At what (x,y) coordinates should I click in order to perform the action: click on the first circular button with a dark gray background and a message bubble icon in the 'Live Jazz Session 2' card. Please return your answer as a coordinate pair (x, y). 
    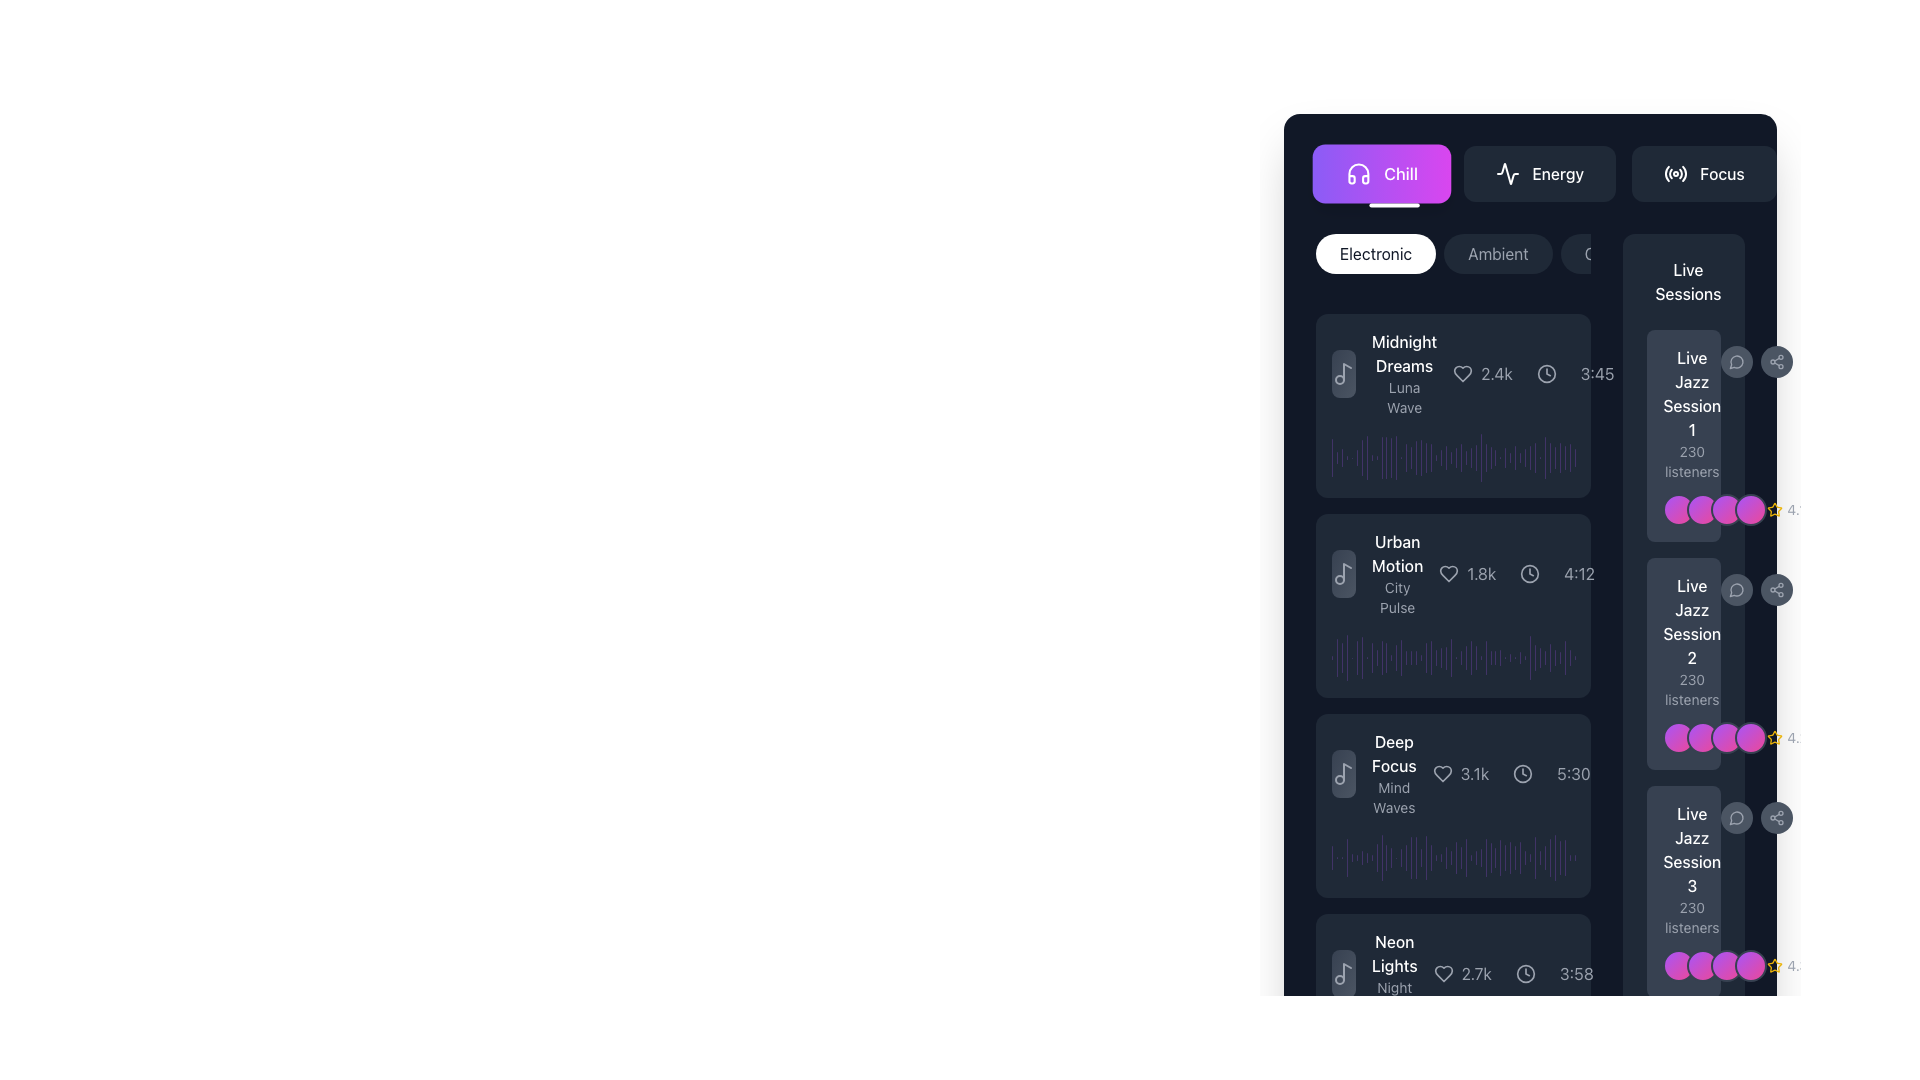
    Looking at the image, I should click on (1736, 589).